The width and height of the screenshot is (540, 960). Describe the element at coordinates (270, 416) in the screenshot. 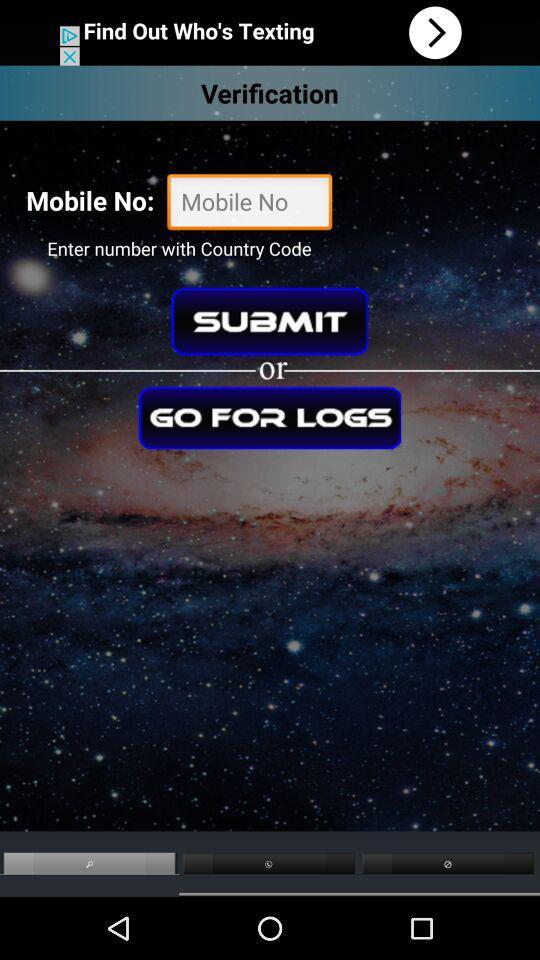

I see `get logs` at that location.